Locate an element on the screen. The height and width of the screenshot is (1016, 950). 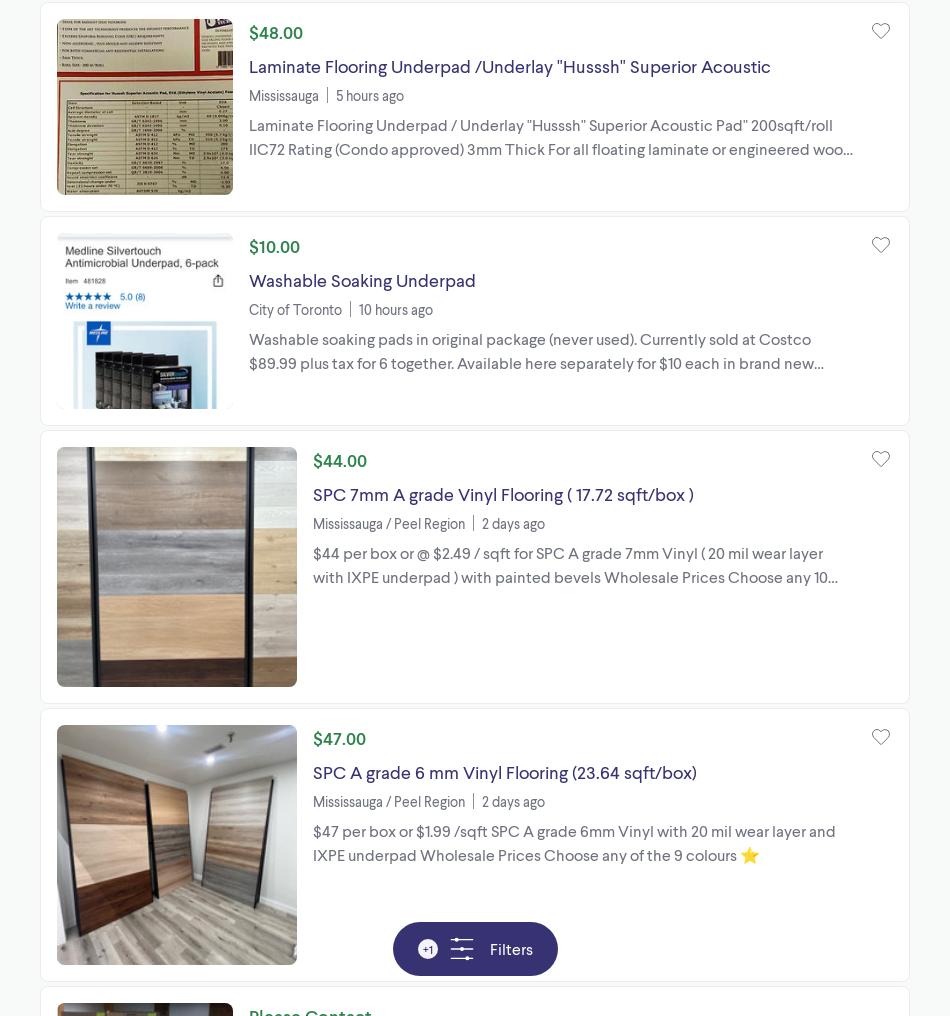
'$47.00' is located at coordinates (338, 738).